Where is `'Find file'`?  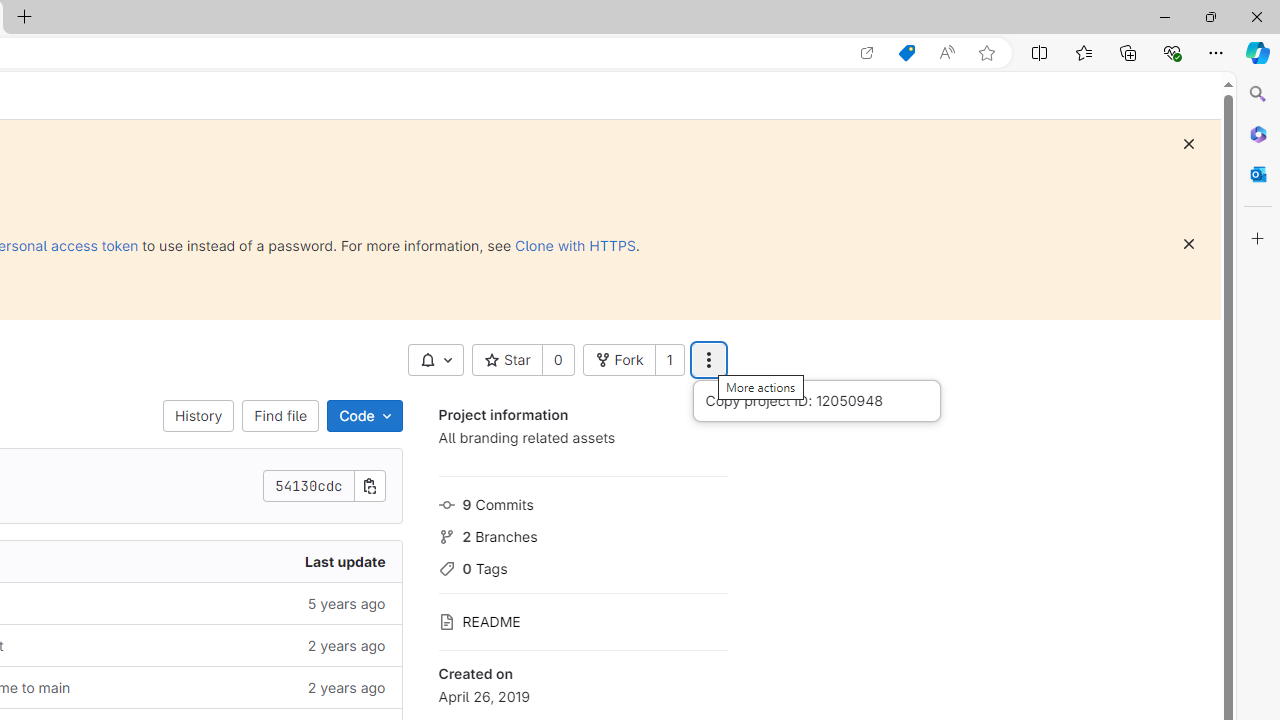
'Find file' is located at coordinates (279, 415).